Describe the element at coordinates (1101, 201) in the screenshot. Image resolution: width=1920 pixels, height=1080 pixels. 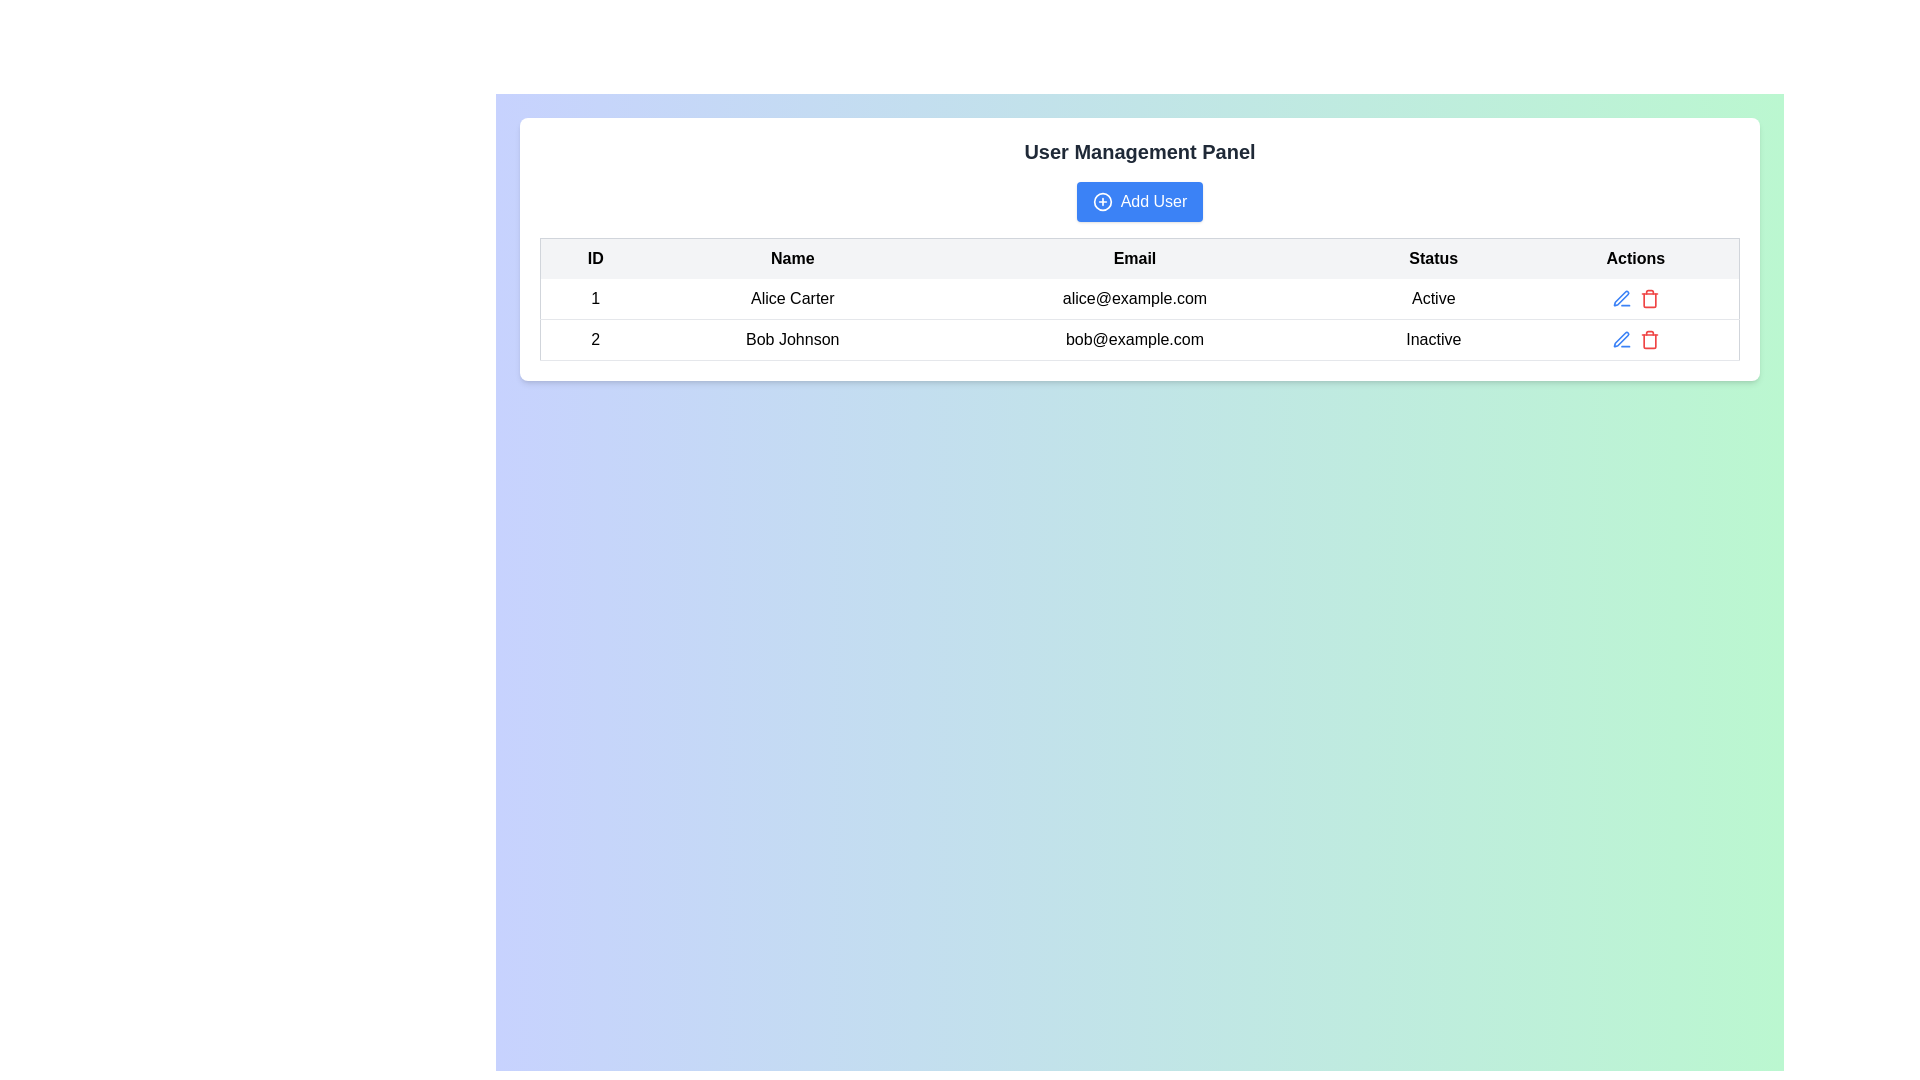
I see `the circular graphical element of the 'Add User' icon, which indicates an addition or creation action` at that location.